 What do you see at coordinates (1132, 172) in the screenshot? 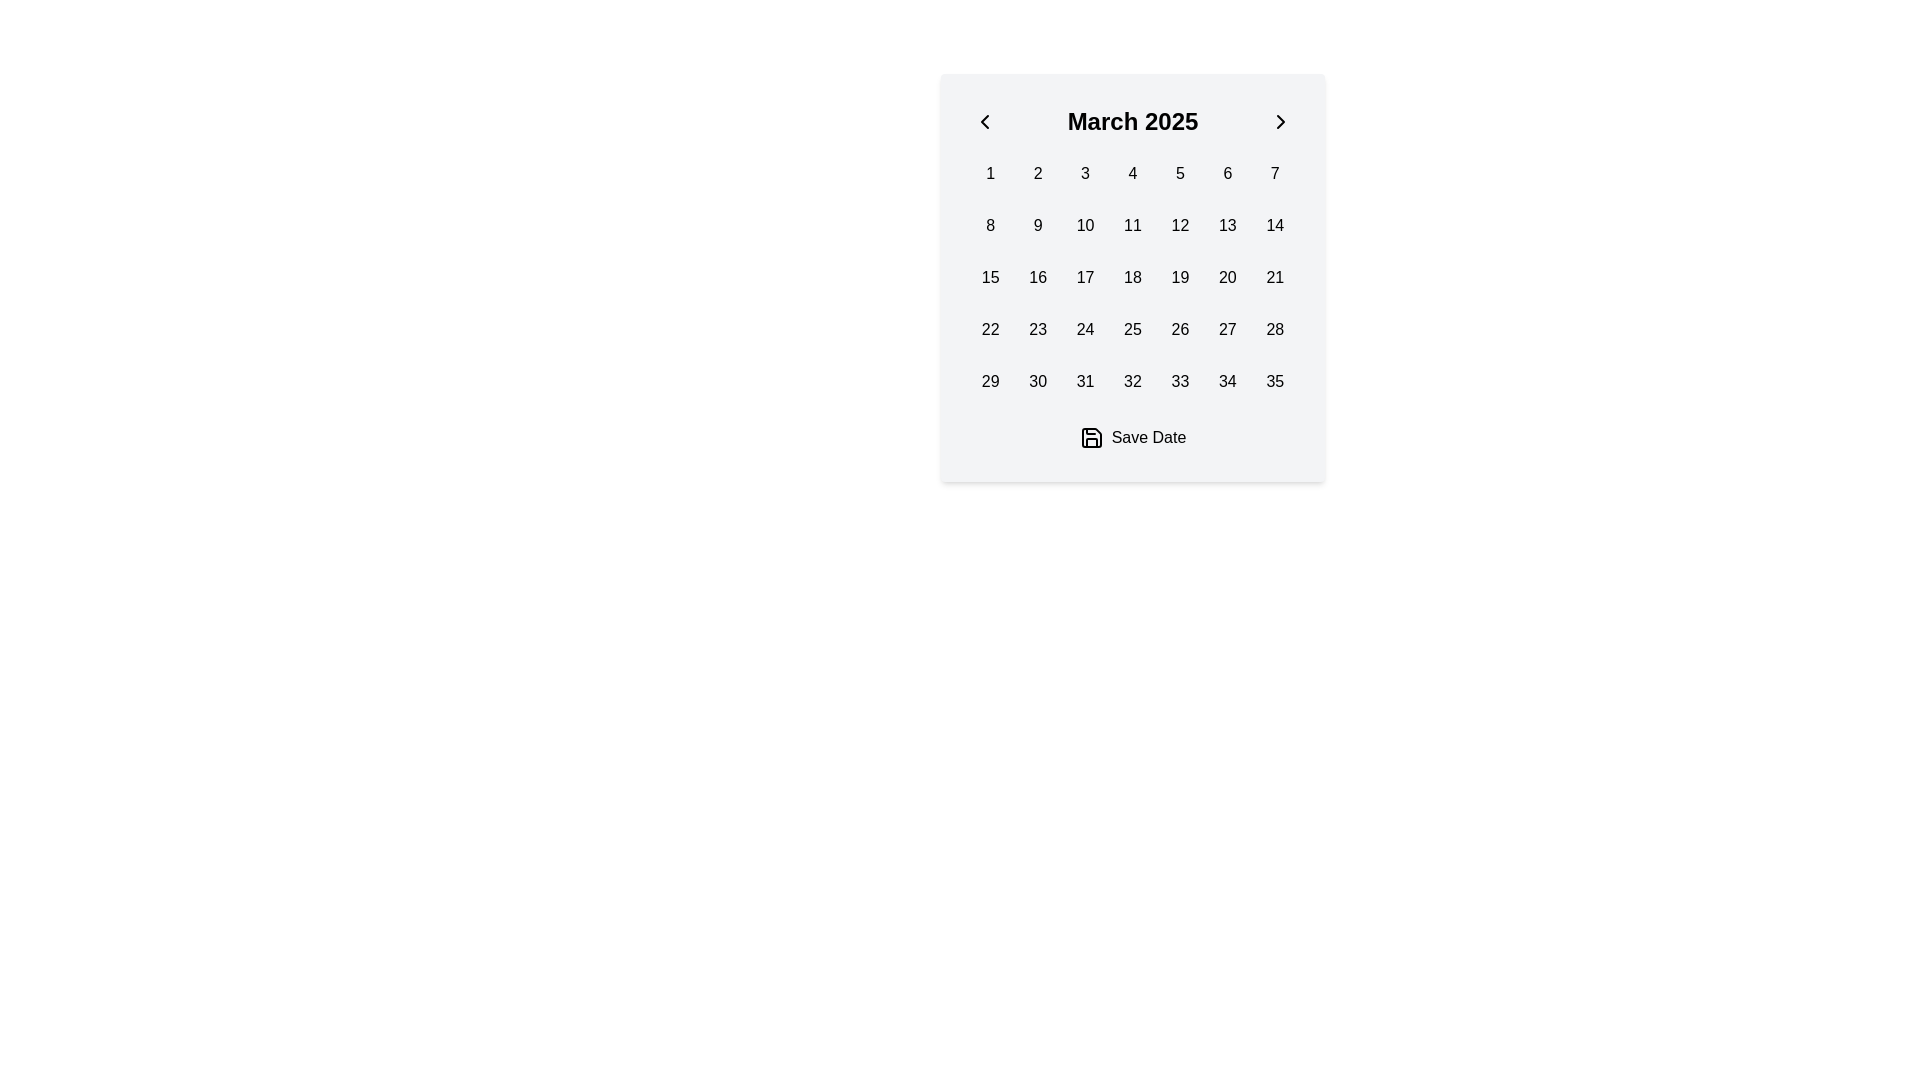
I see `the button representing day '4' in the calendar interface` at bounding box center [1132, 172].